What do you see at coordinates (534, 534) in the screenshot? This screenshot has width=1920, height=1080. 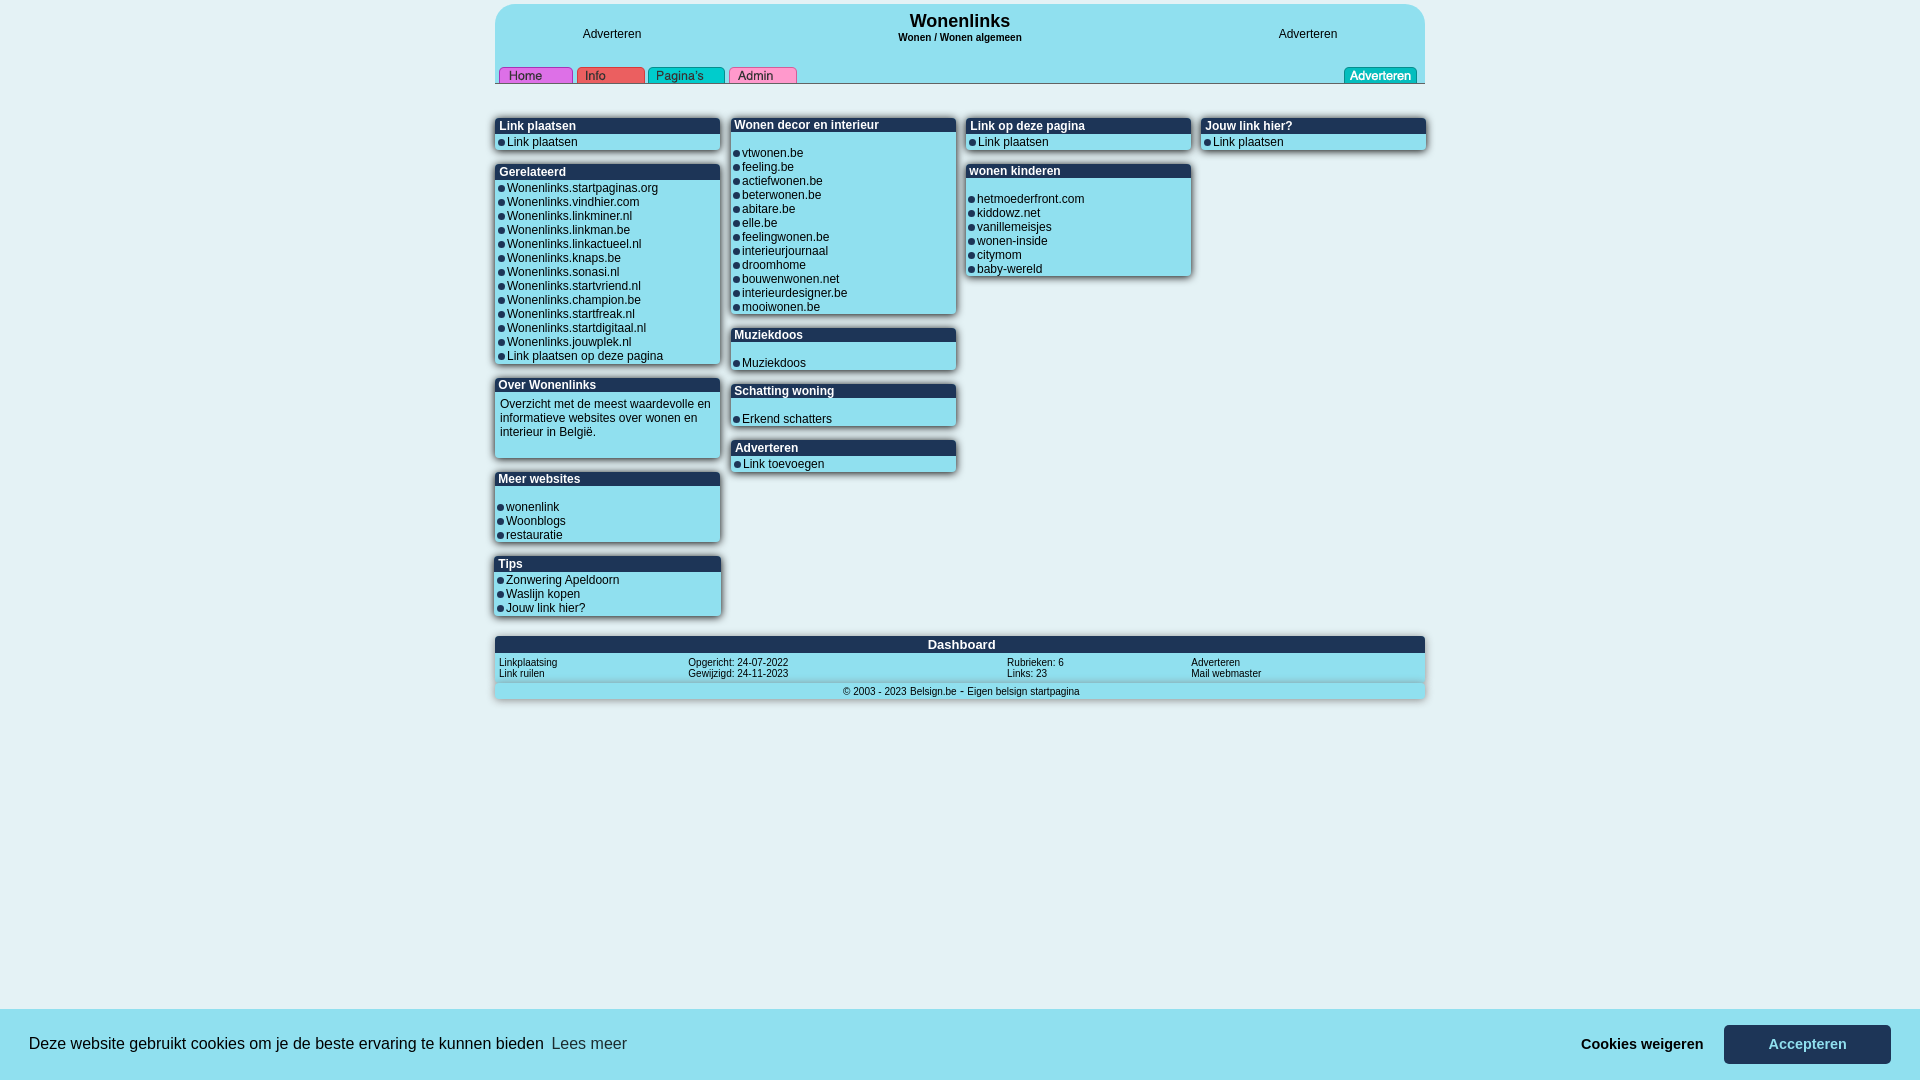 I see `'restauratie'` at bounding box center [534, 534].